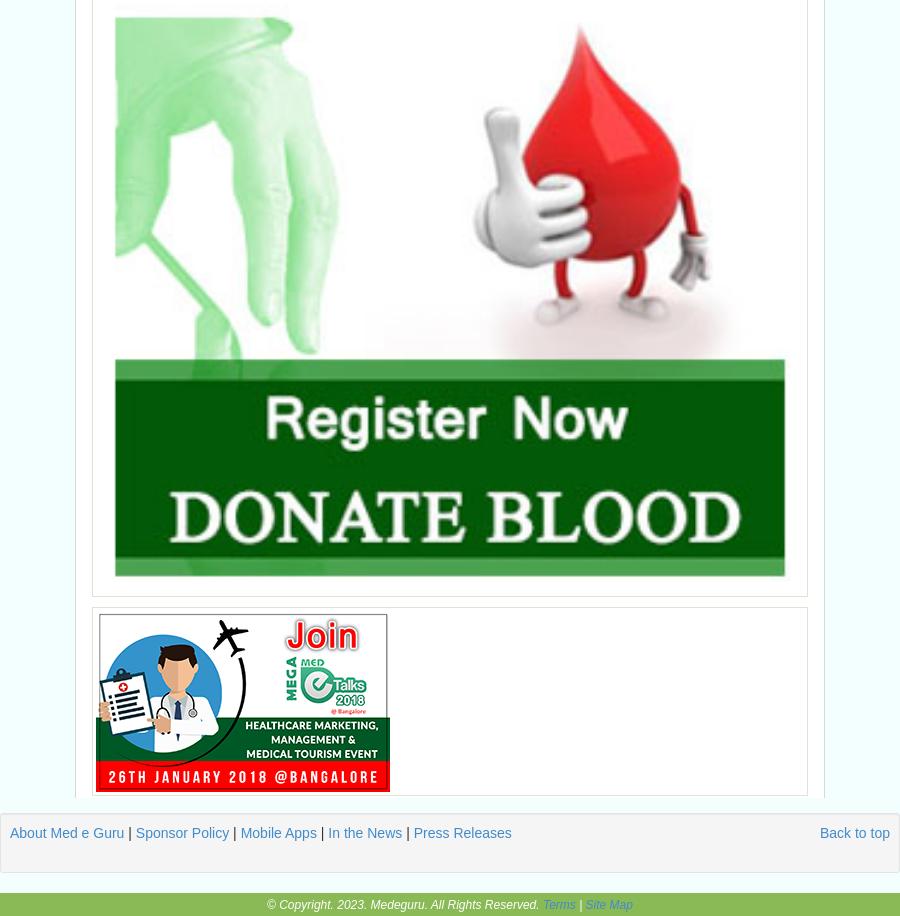 This screenshot has width=900, height=916. Describe the element at coordinates (65, 832) in the screenshot. I see `'About Med e Guru'` at that location.